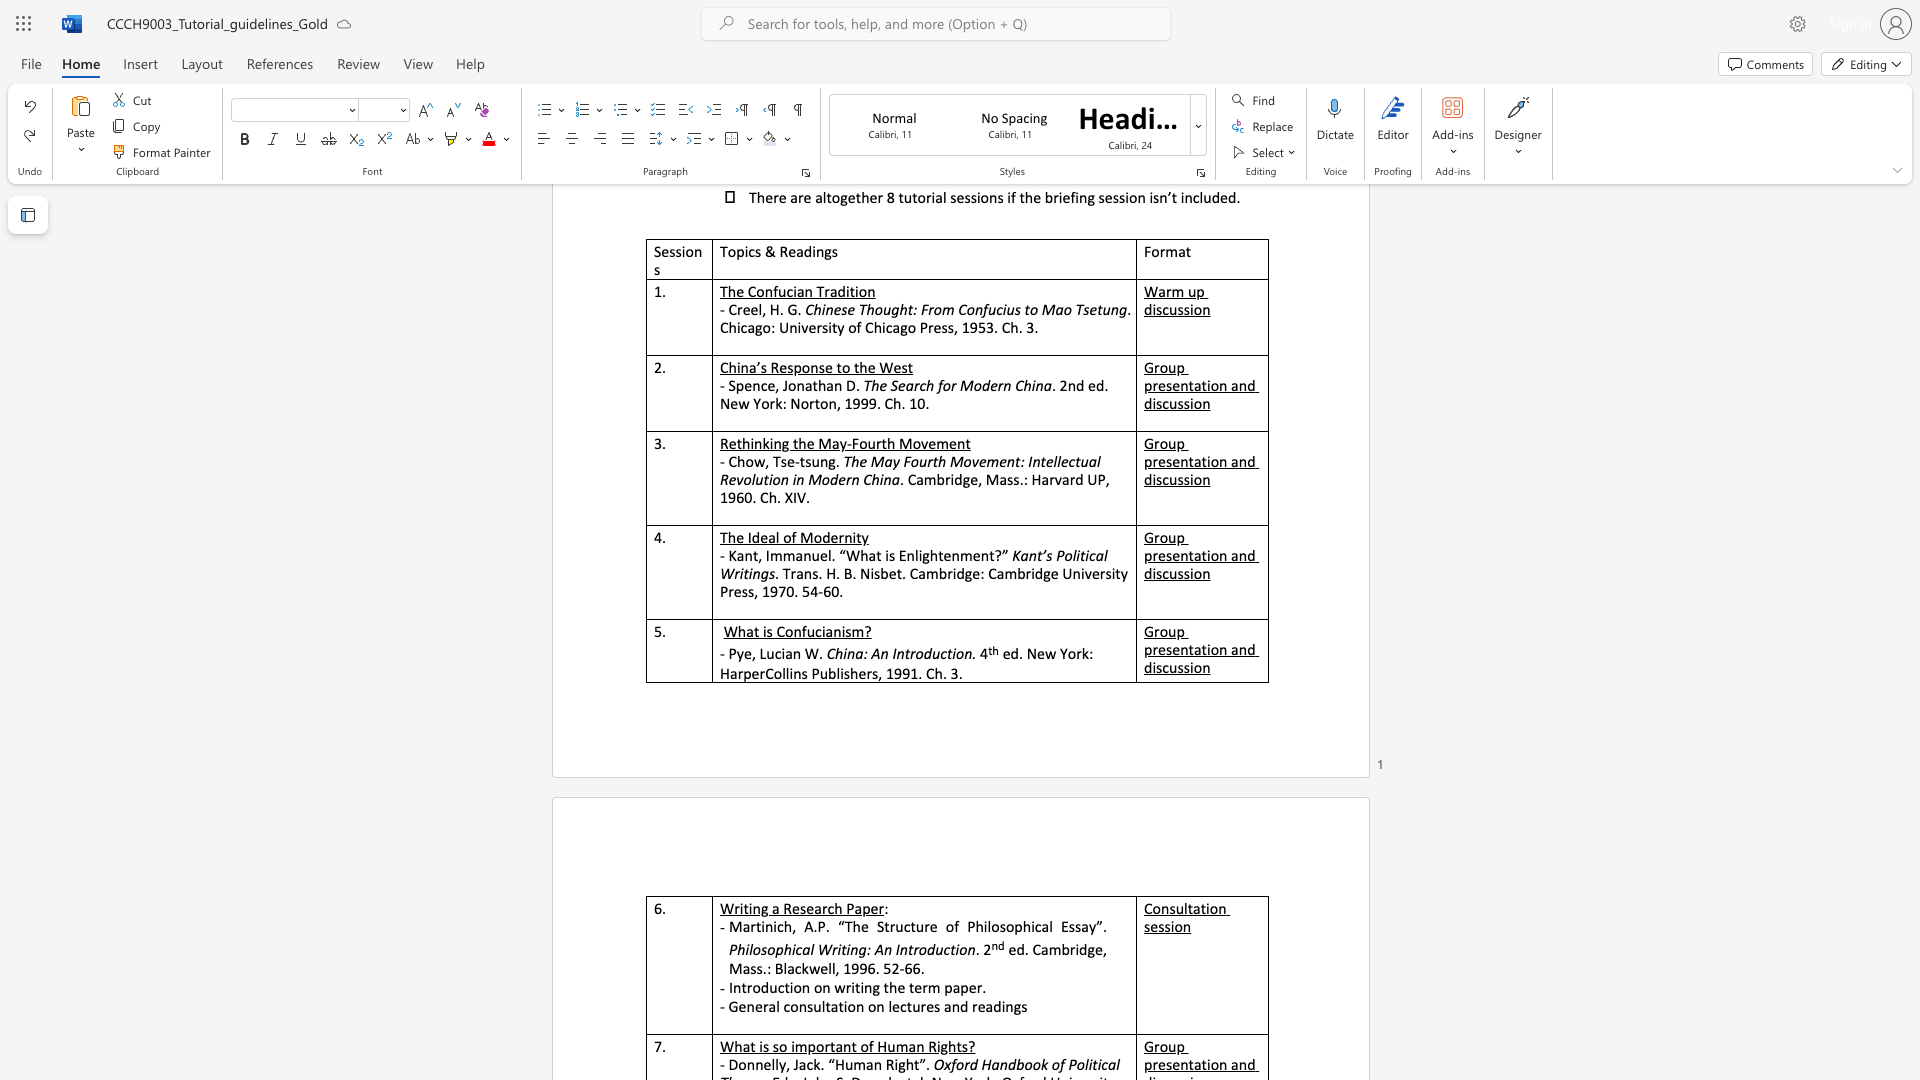  I want to click on the subset text "on" within the text "Group presentation and discussion", so click(1193, 667).